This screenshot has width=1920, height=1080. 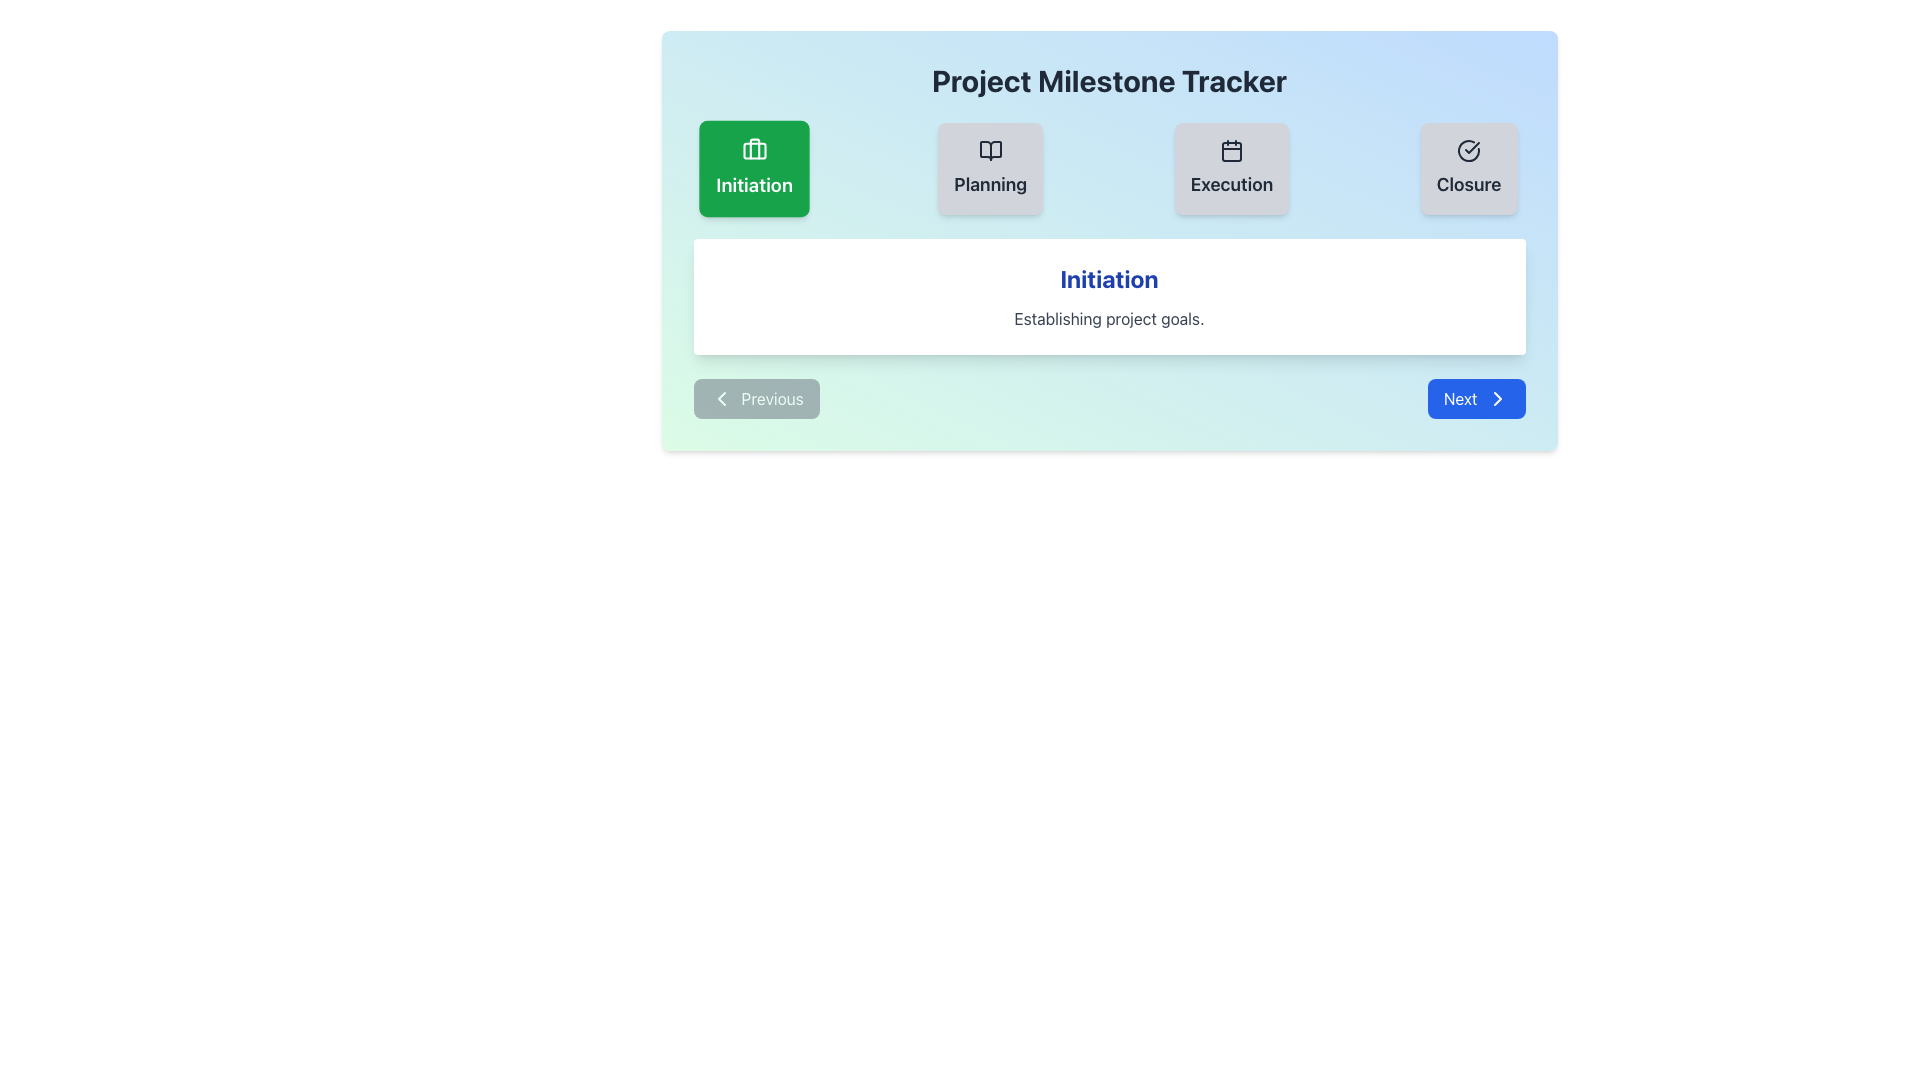 I want to click on the open book icon located at the top of the 'Planning' tile in the interface, so click(x=990, y=149).